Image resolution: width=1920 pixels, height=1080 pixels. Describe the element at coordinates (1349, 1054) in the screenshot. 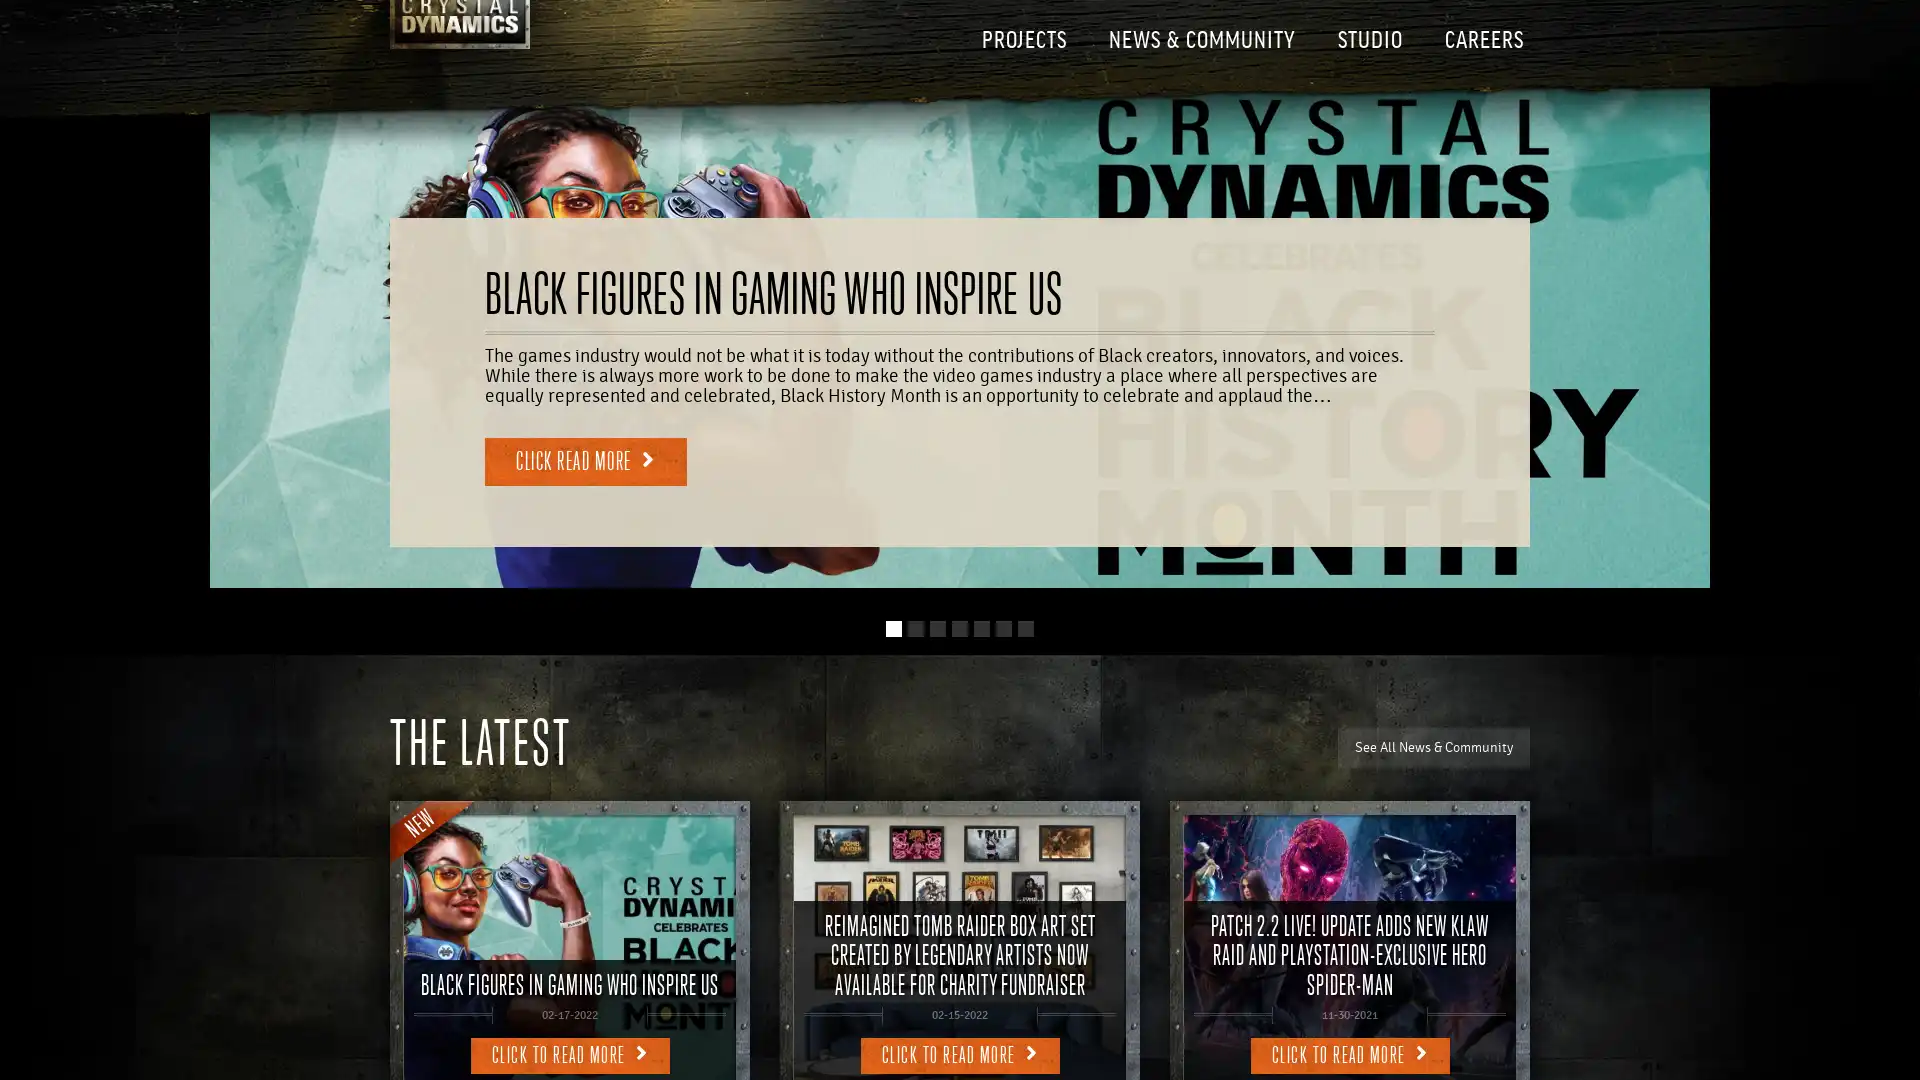

I see `CLICK TO READ MORE` at that location.